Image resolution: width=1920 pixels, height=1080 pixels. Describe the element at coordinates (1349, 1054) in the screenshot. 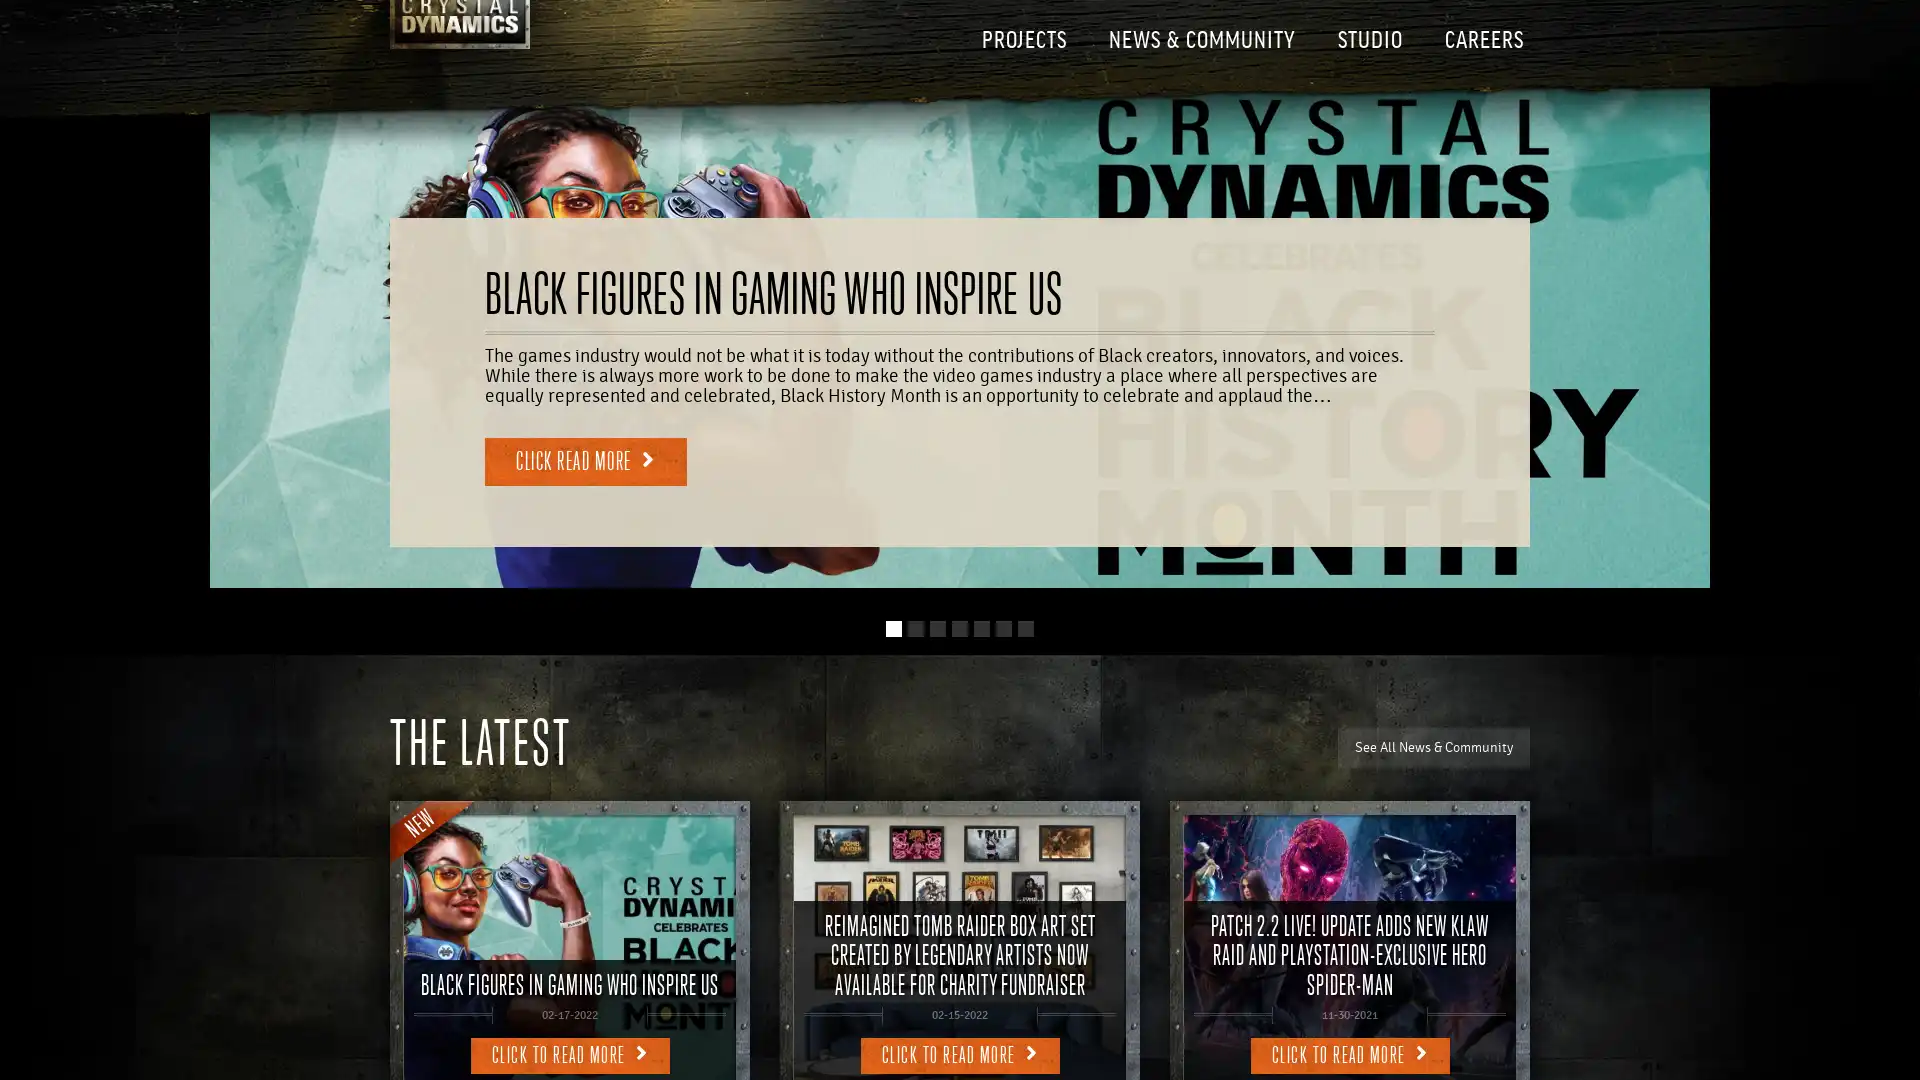

I see `CLICK TO READ MORE` at that location.